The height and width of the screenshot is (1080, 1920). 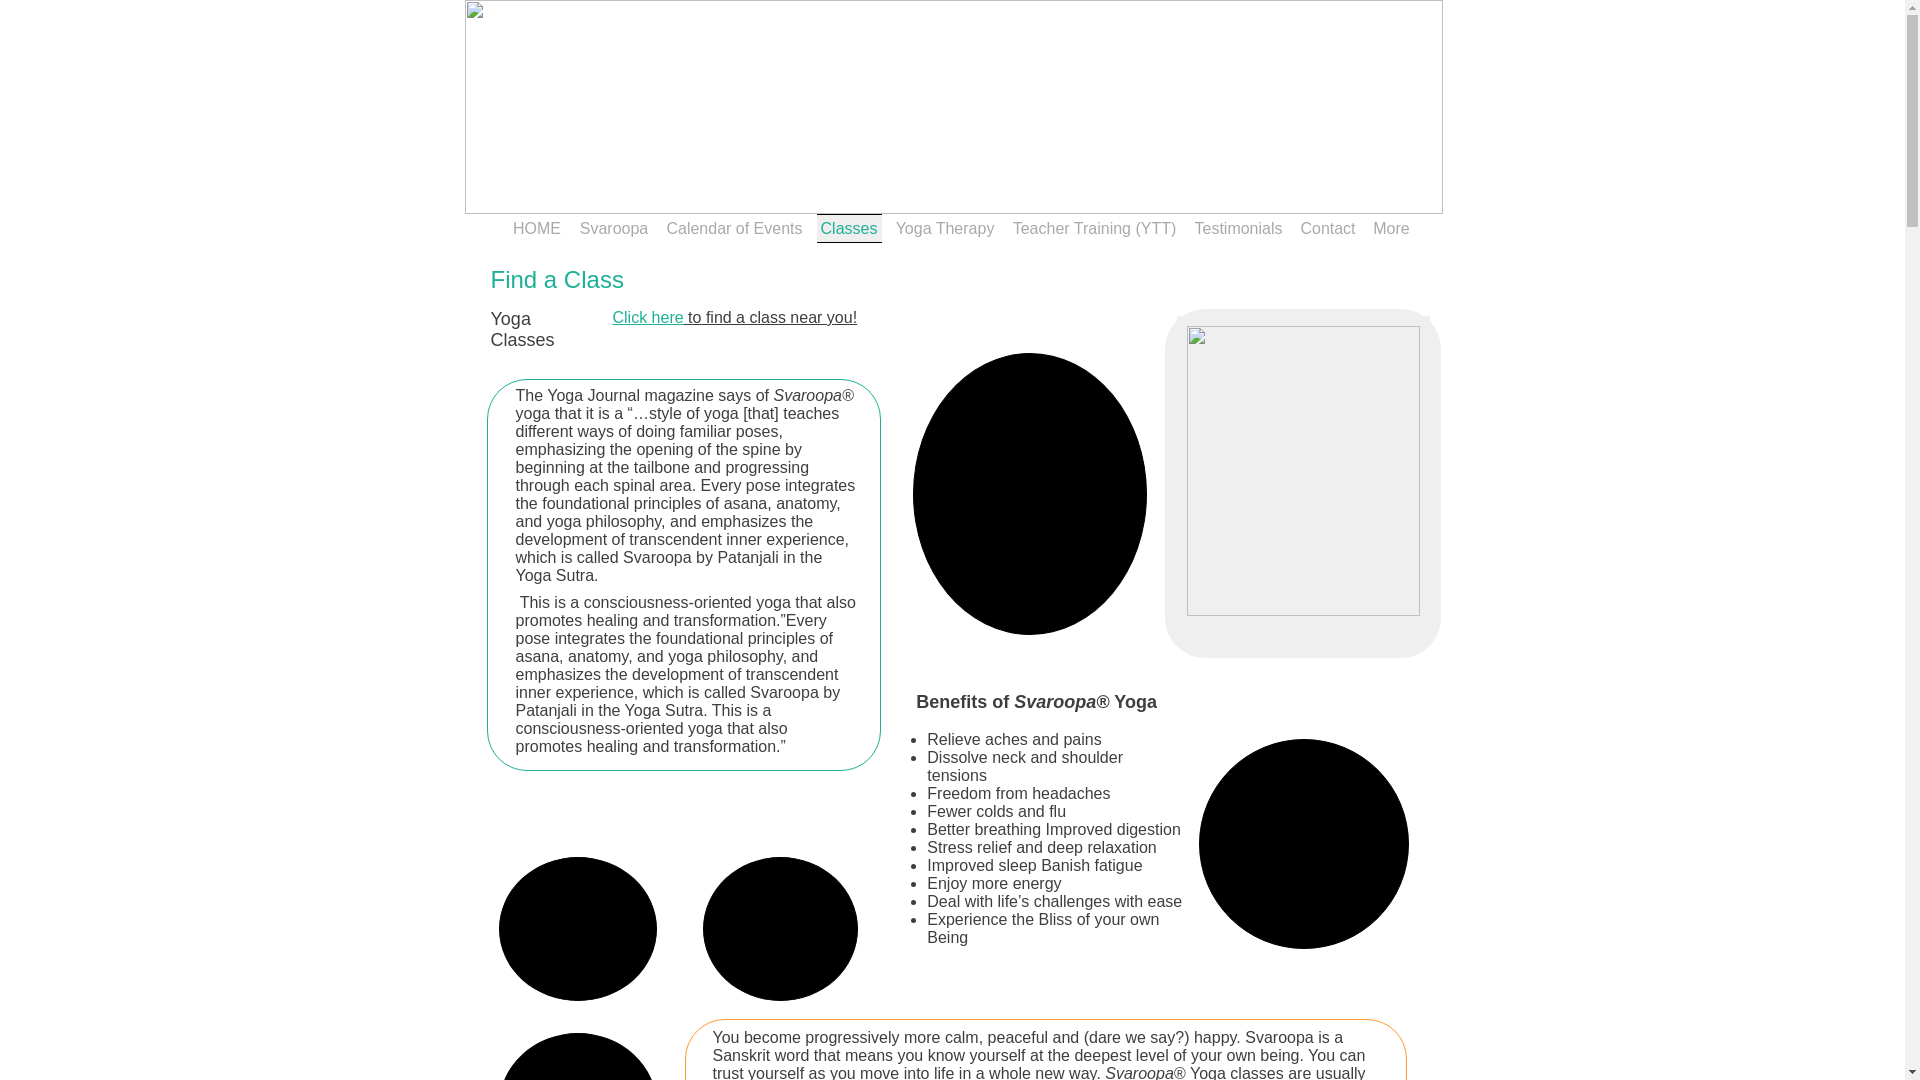 What do you see at coordinates (943, 227) in the screenshot?
I see `'Yoga Therapy'` at bounding box center [943, 227].